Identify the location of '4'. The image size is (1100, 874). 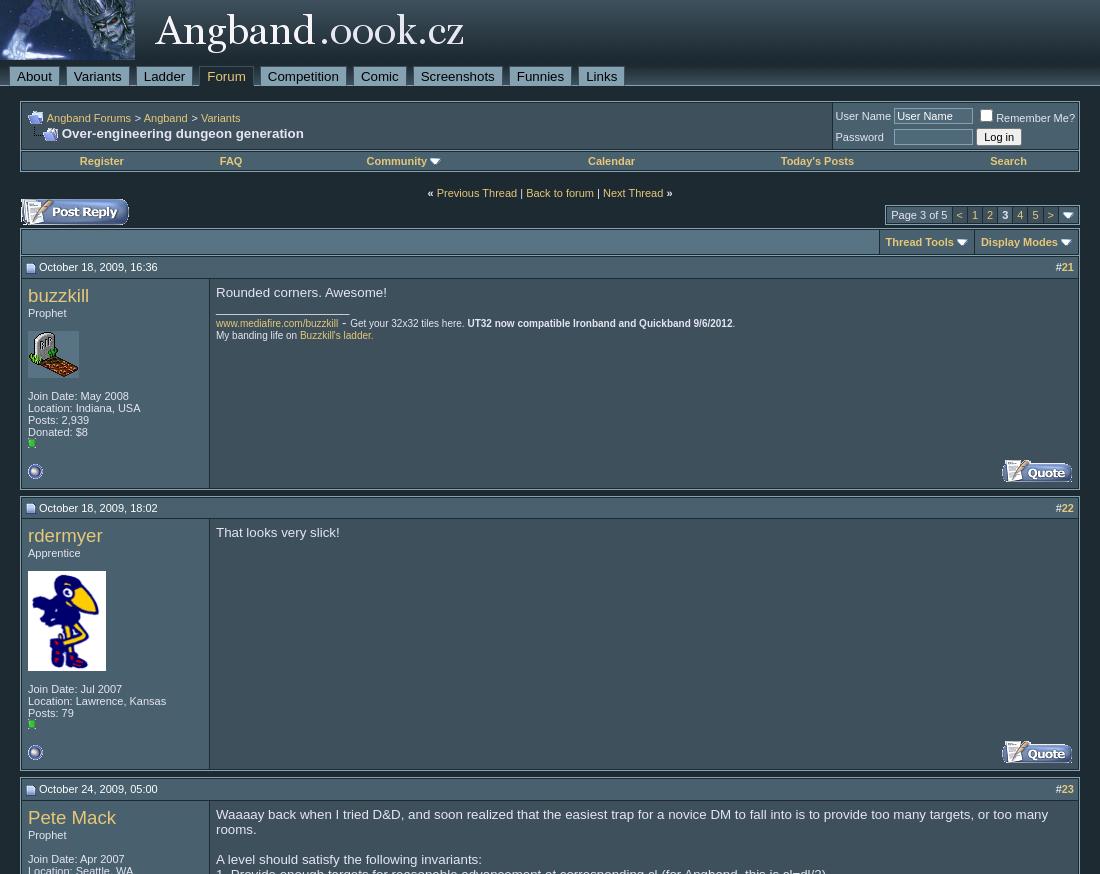
(1019, 214).